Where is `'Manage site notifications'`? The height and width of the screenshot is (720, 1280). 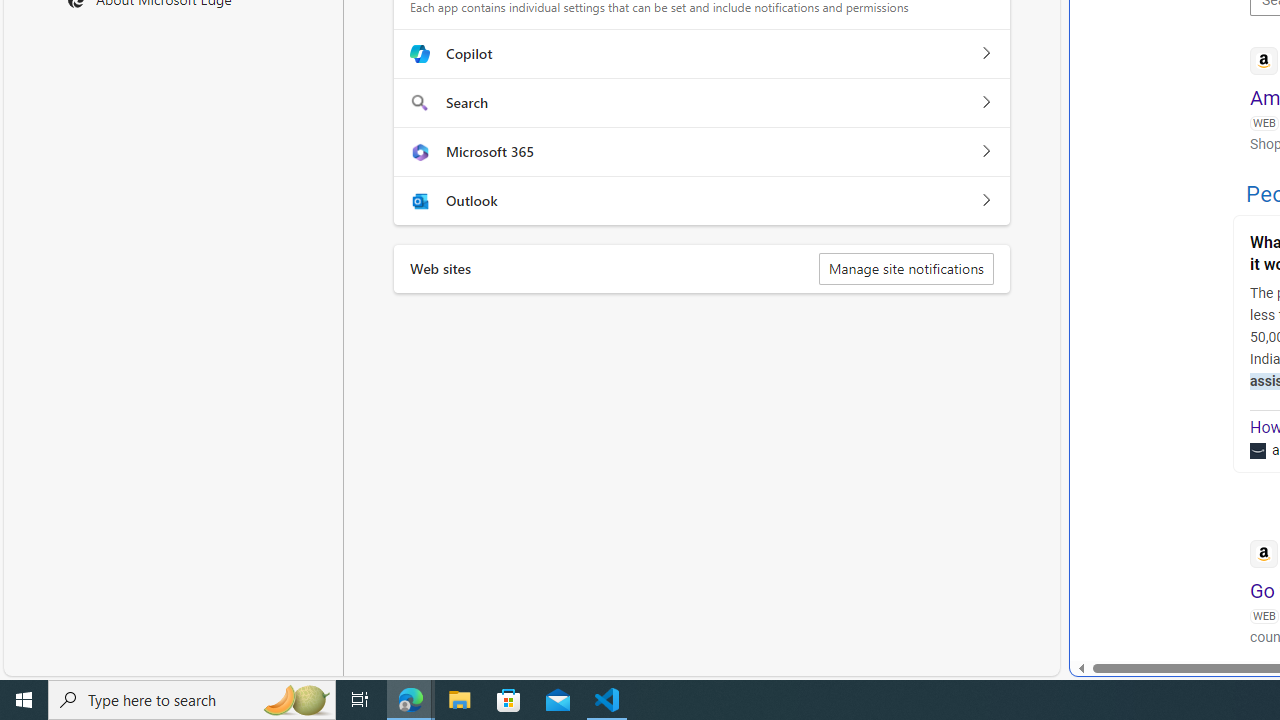
'Manage site notifications' is located at coordinates (905, 267).